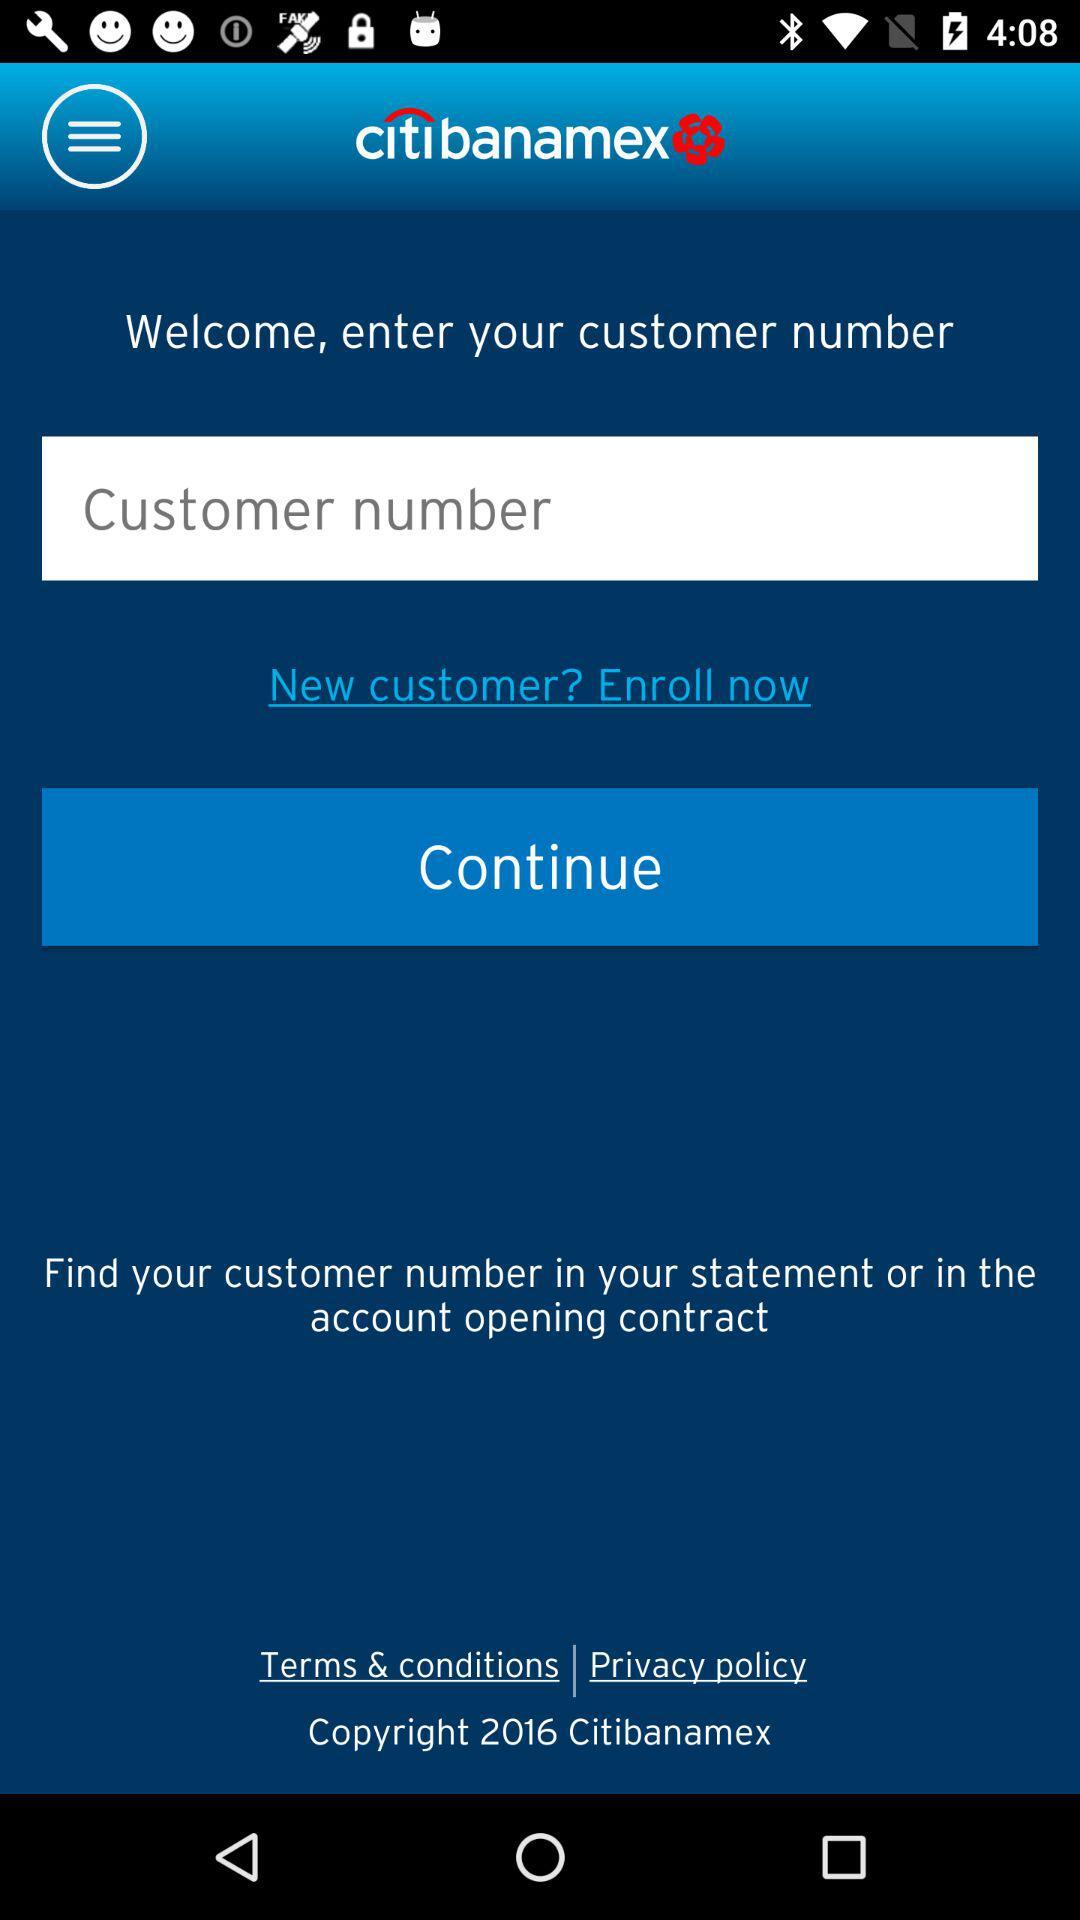 The image size is (1080, 1920). Describe the element at coordinates (704, 1670) in the screenshot. I see `the item above copyright 2016 citibanamex icon` at that location.